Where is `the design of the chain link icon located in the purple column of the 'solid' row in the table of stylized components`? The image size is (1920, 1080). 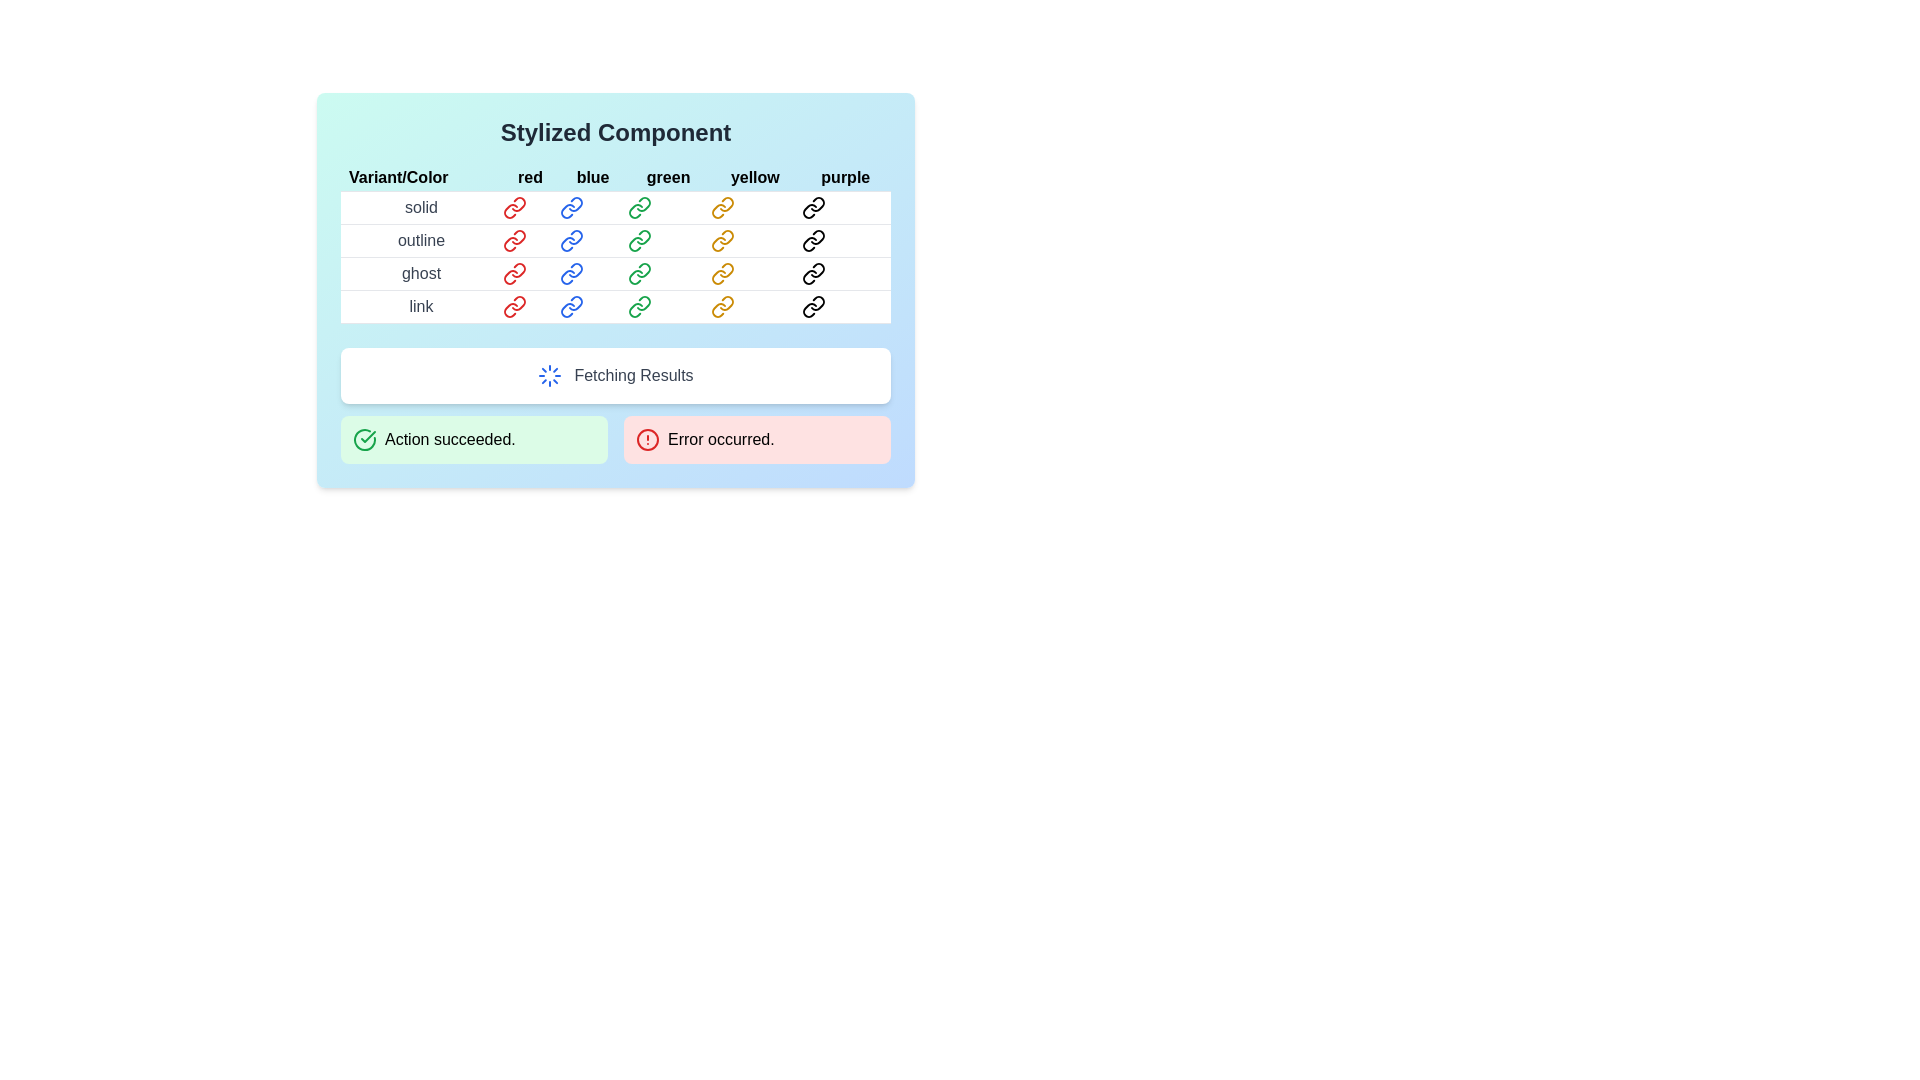 the design of the chain link icon located in the purple column of the 'solid' row in the table of stylized components is located at coordinates (817, 204).